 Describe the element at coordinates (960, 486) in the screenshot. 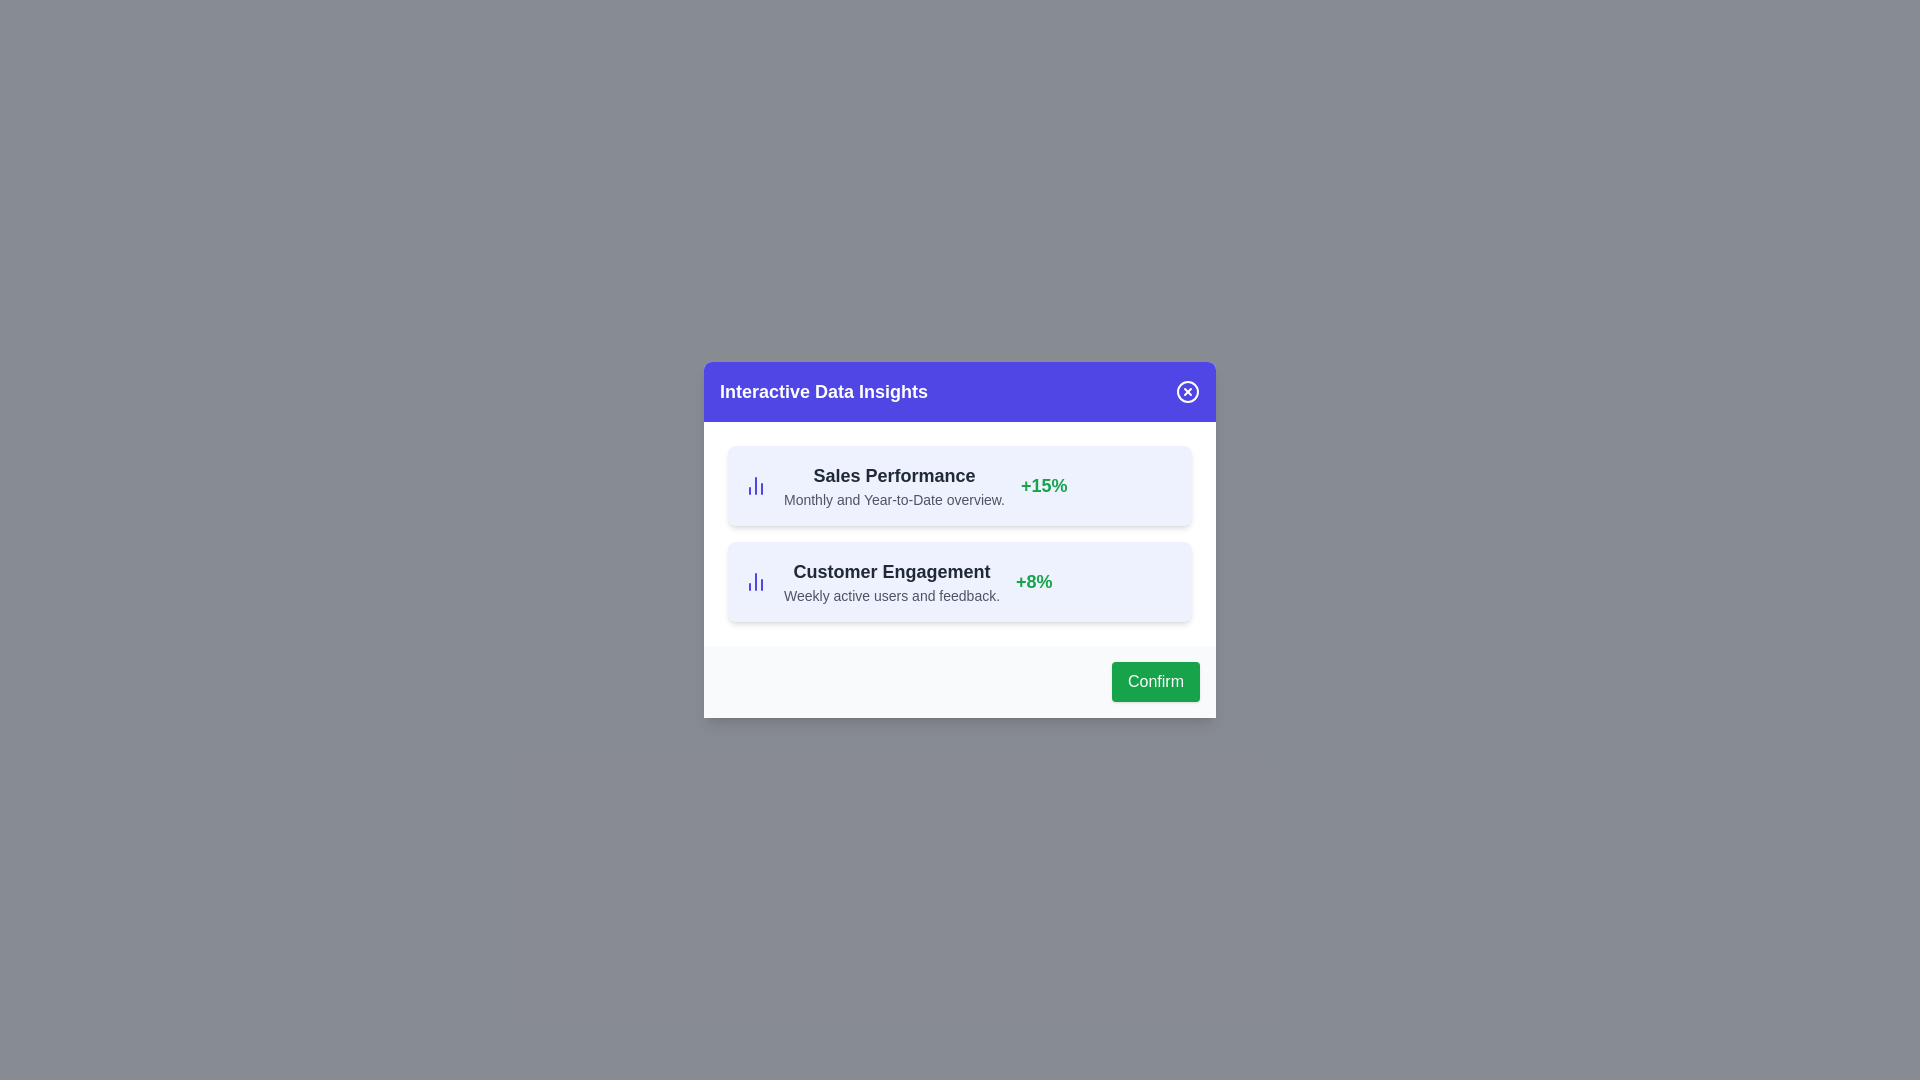

I see `the data item corresponding to Sales Performance` at that location.